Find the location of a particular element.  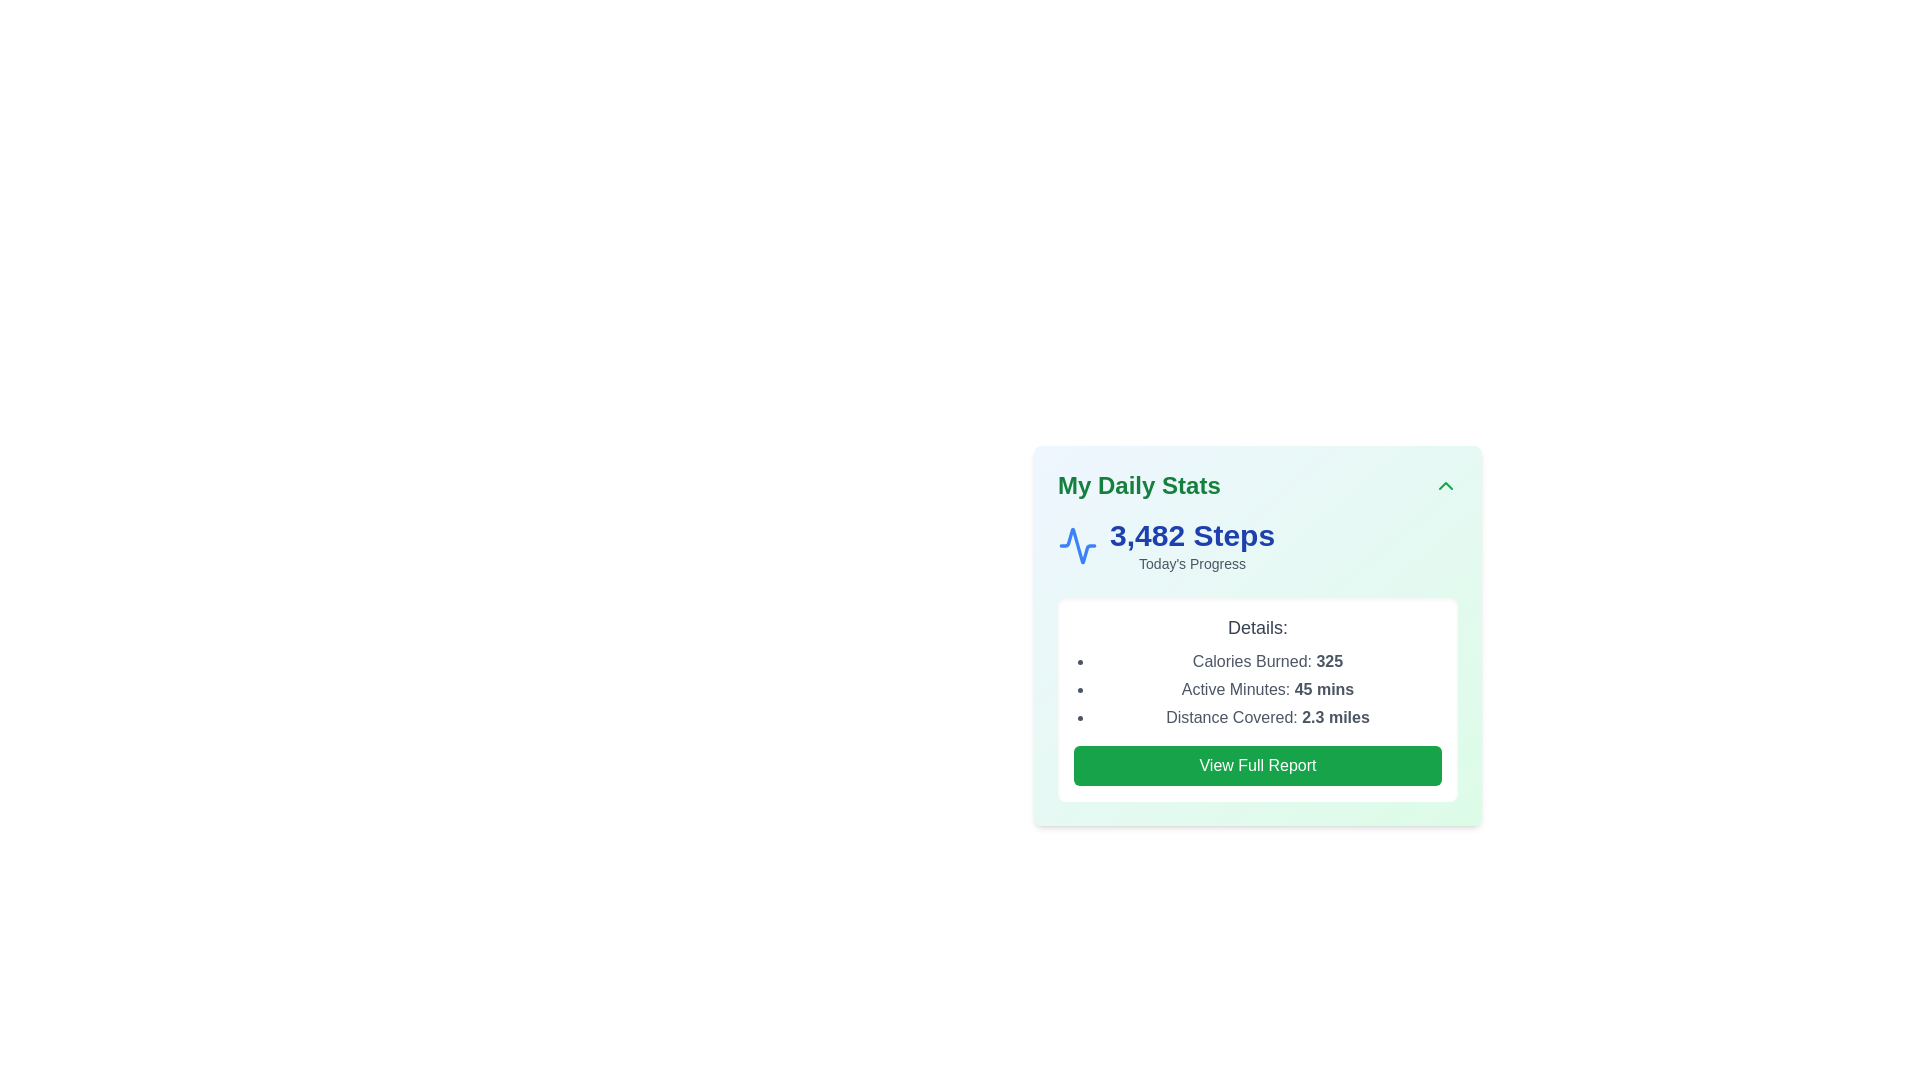

the text label displaying '2.3 miles' within the 'Details' section under 'My Daily Stats' is located at coordinates (1335, 716).